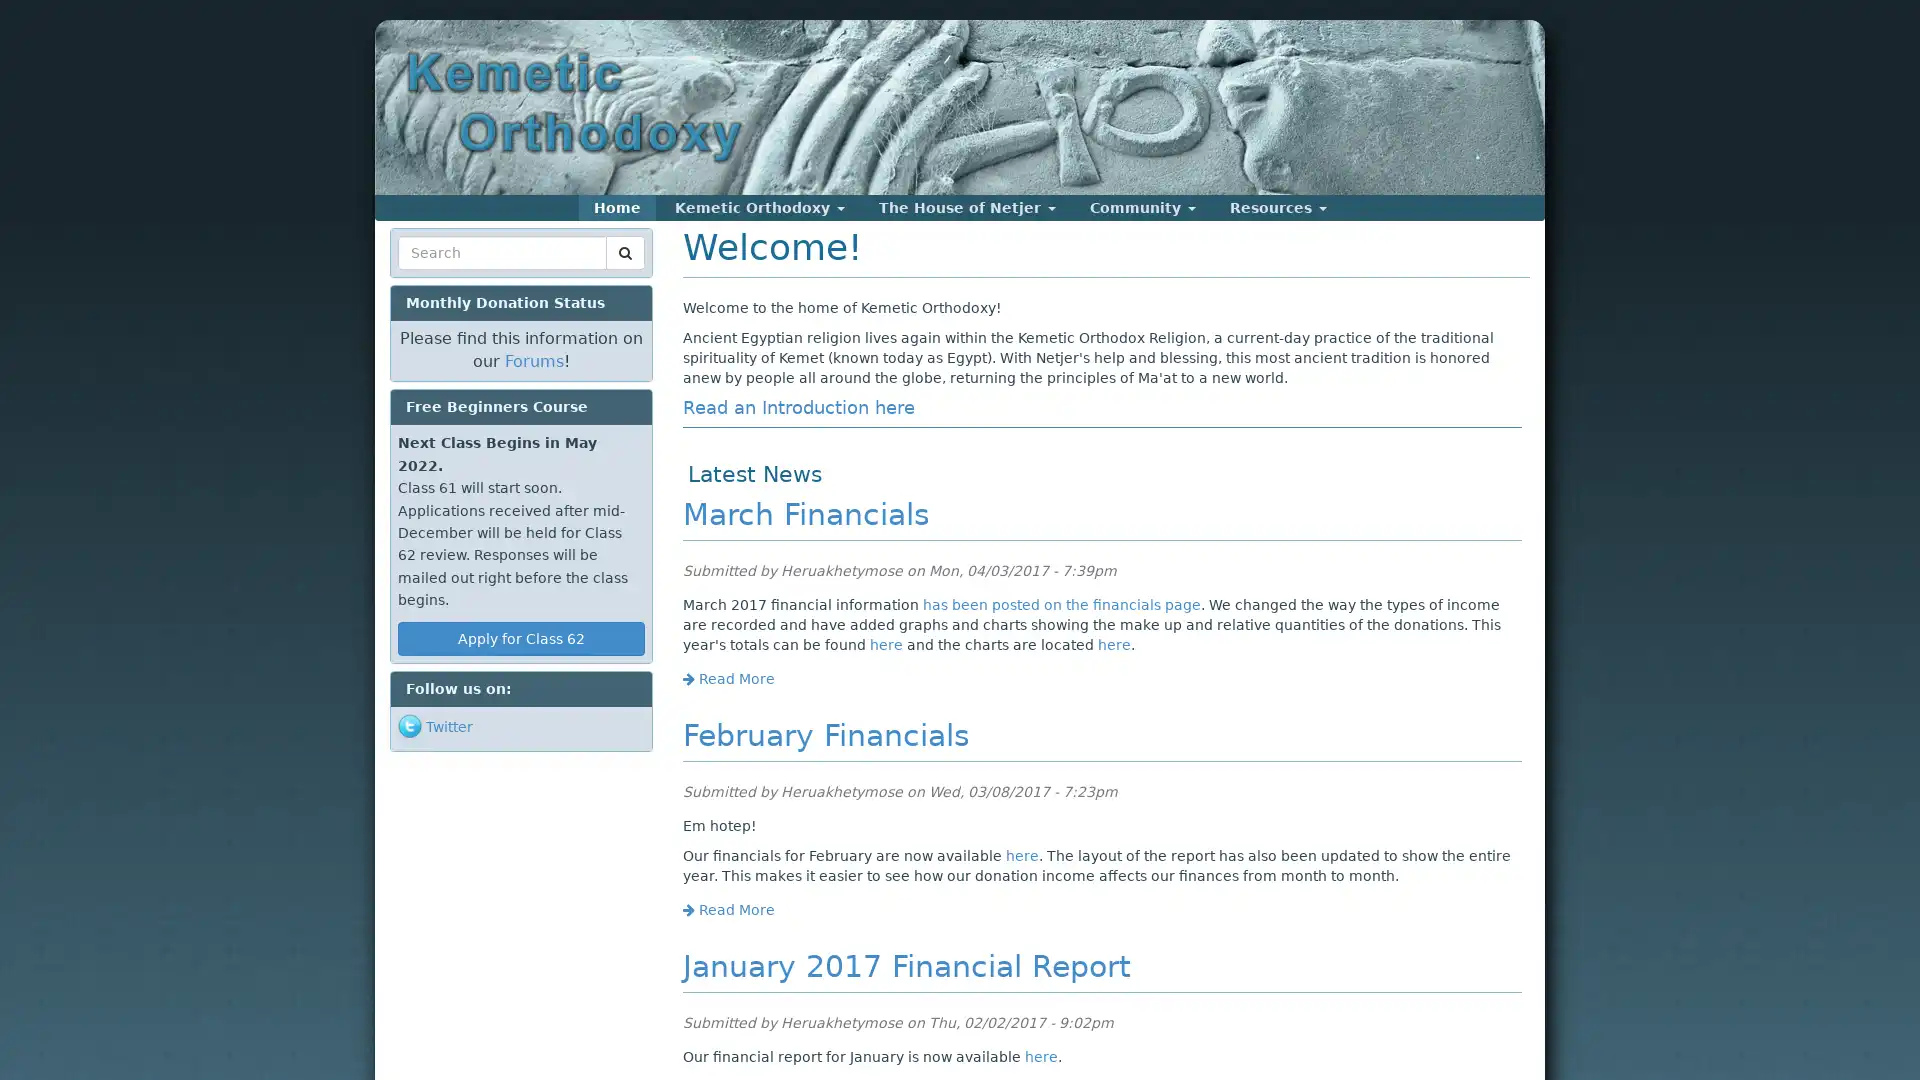 Image resolution: width=1920 pixels, height=1080 pixels. What do you see at coordinates (435, 277) in the screenshot?
I see `Search` at bounding box center [435, 277].